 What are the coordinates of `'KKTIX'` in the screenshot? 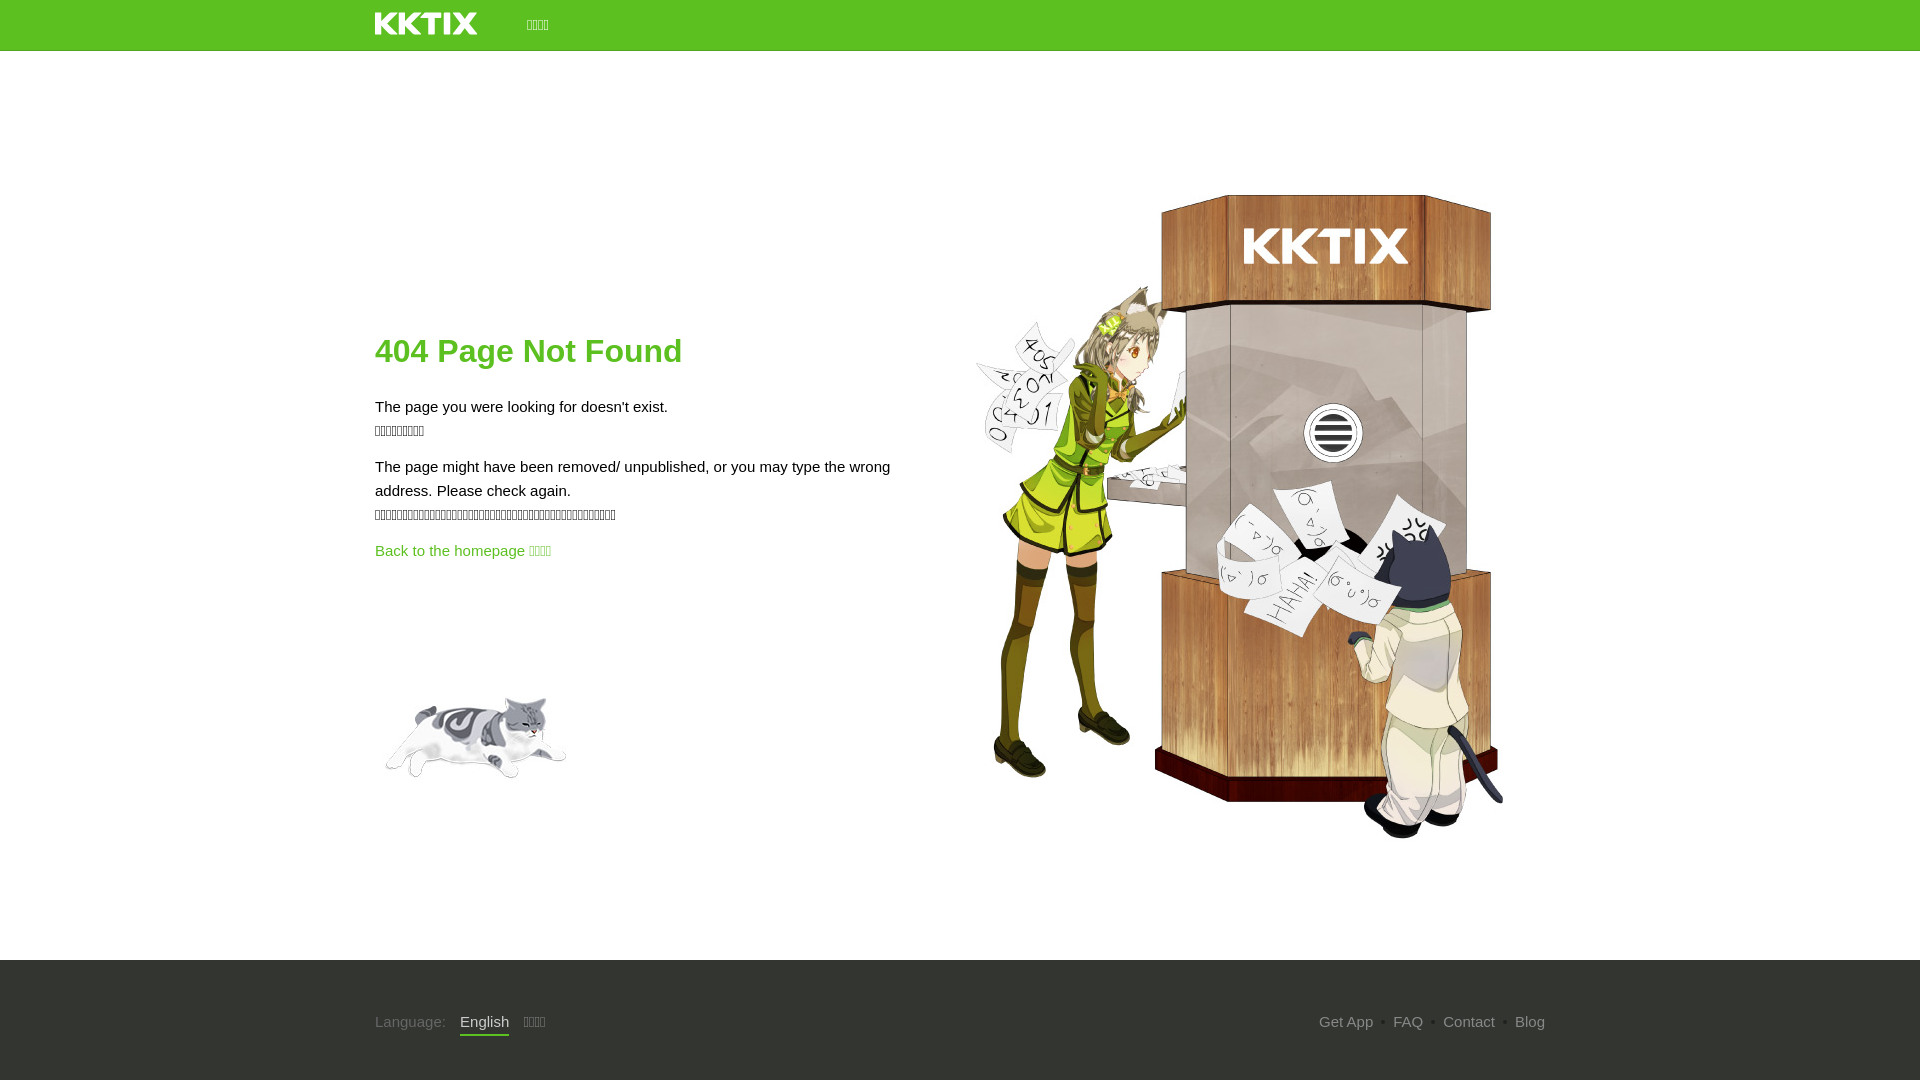 It's located at (425, 23).